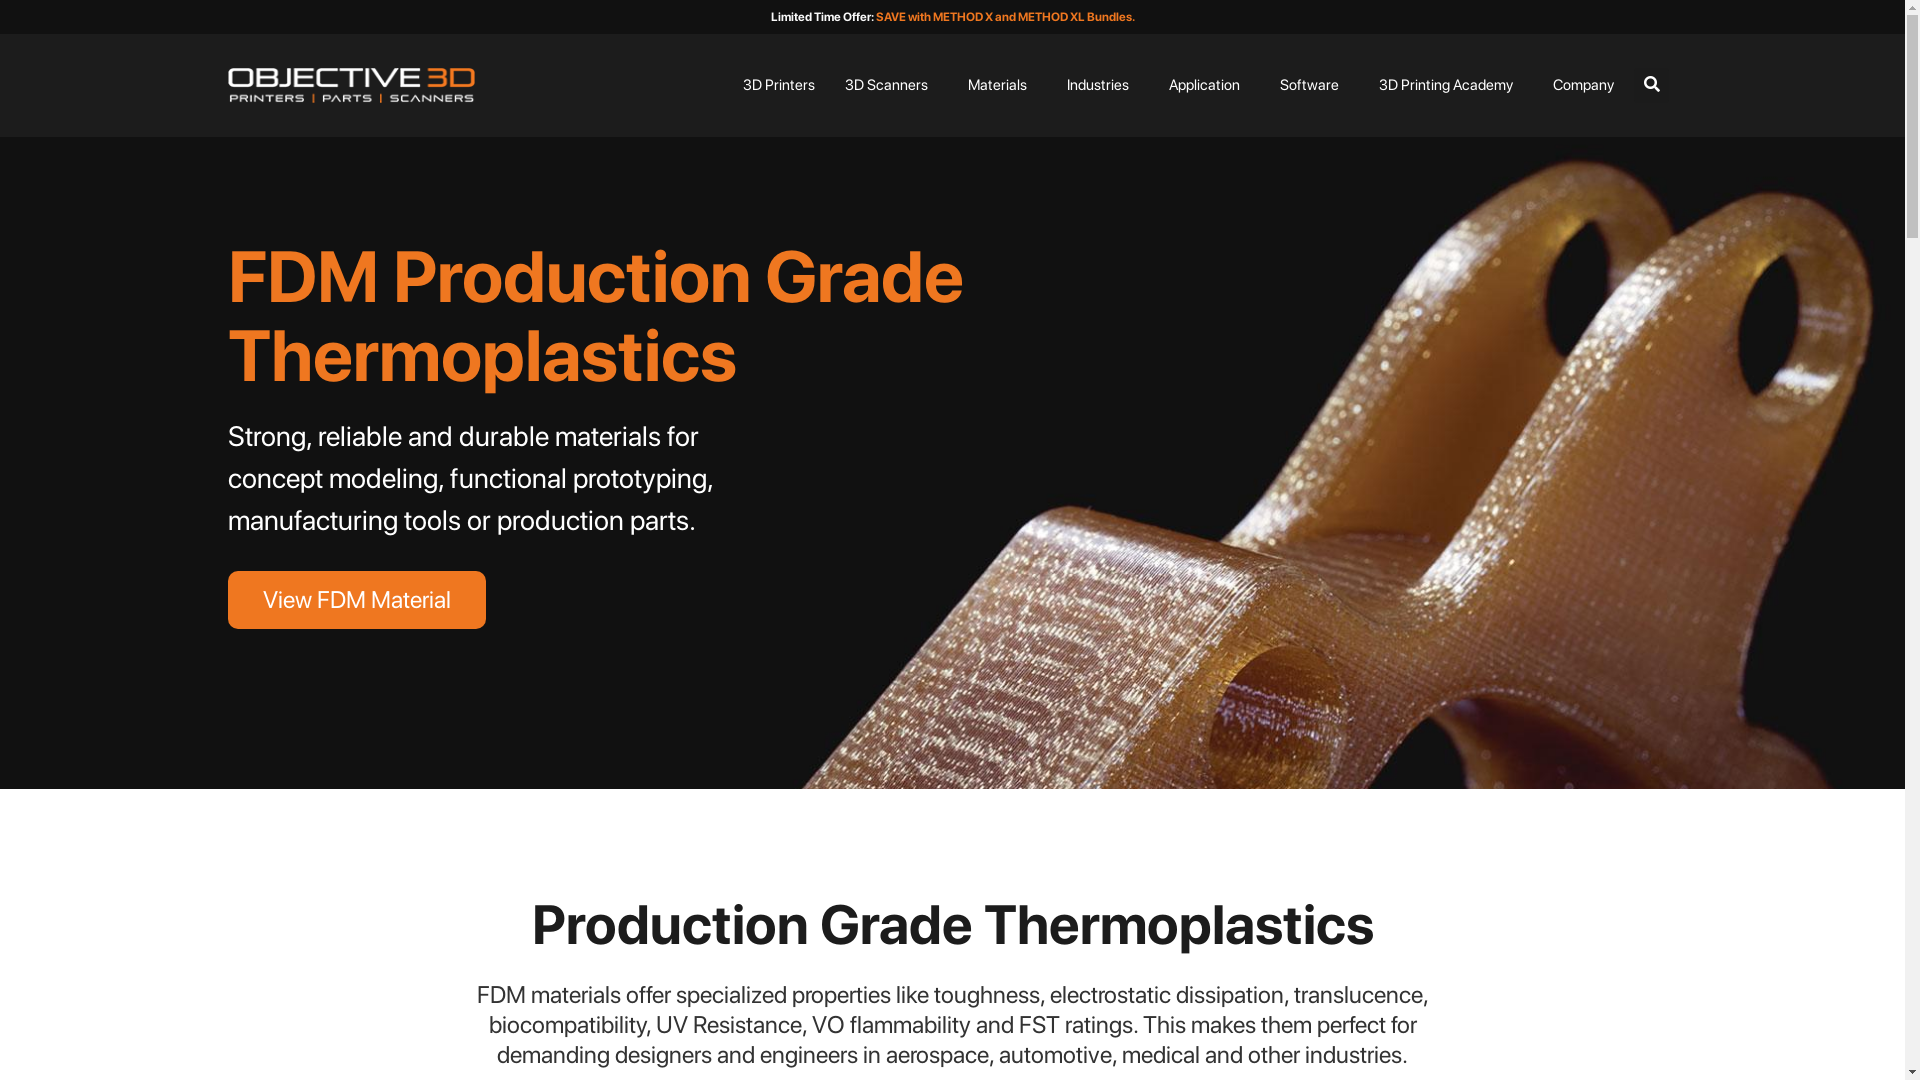  What do you see at coordinates (1309, 84) in the screenshot?
I see `'Software'` at bounding box center [1309, 84].